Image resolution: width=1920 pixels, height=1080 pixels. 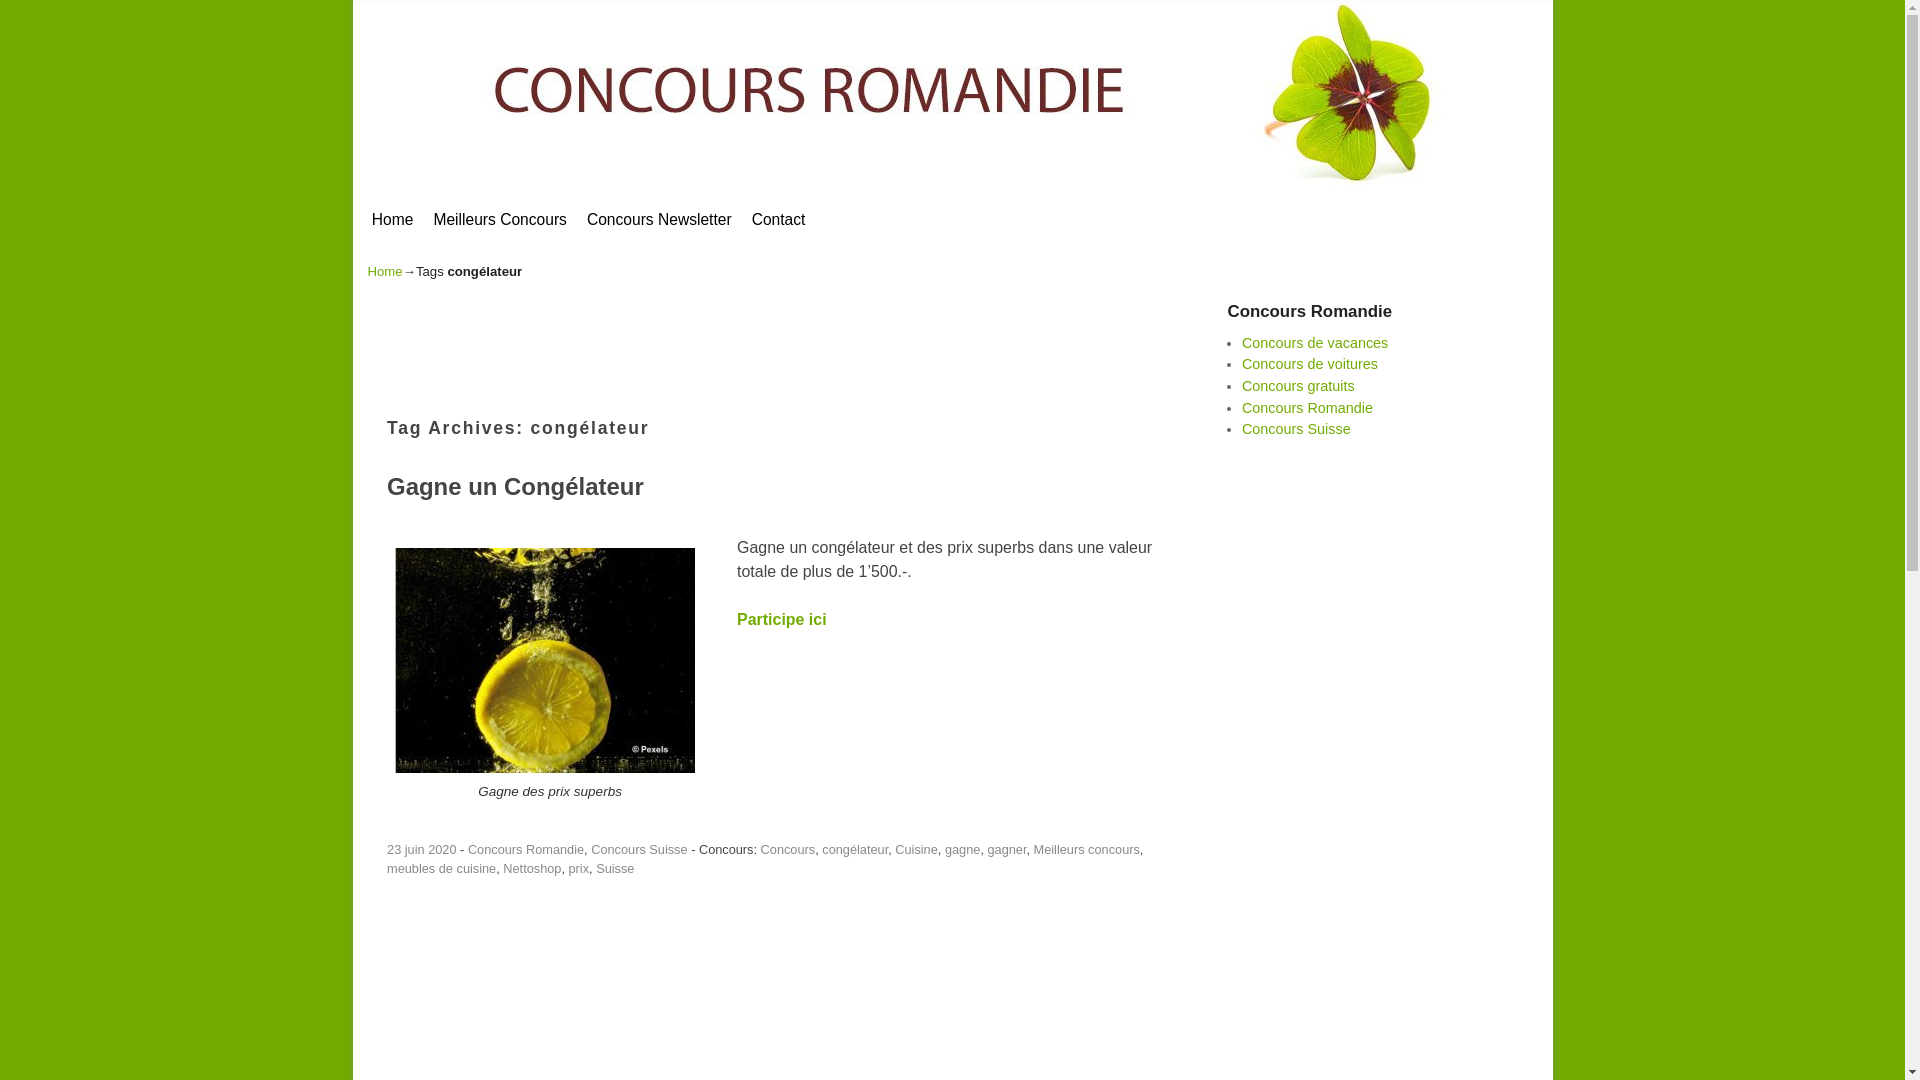 I want to click on 'Contact', so click(x=741, y=219).